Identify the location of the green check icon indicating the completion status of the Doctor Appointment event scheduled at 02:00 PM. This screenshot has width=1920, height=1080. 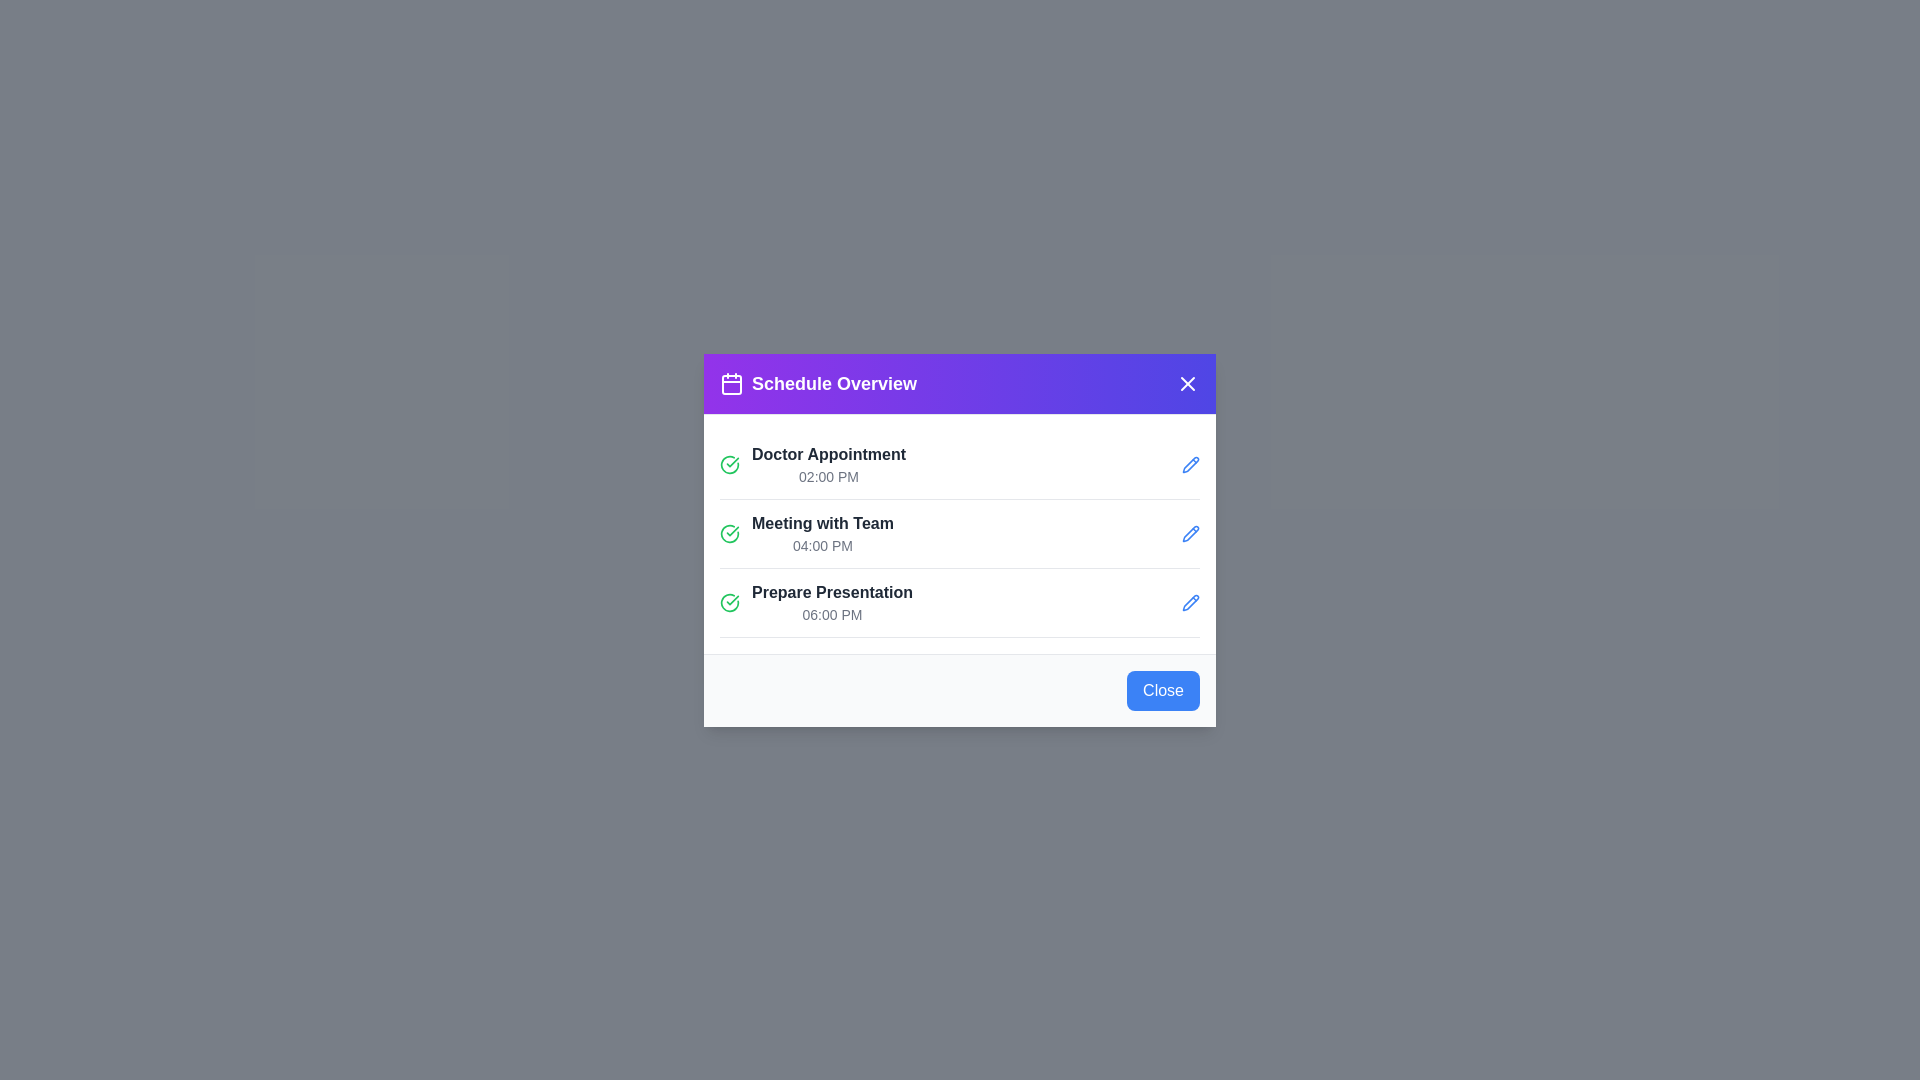
(728, 463).